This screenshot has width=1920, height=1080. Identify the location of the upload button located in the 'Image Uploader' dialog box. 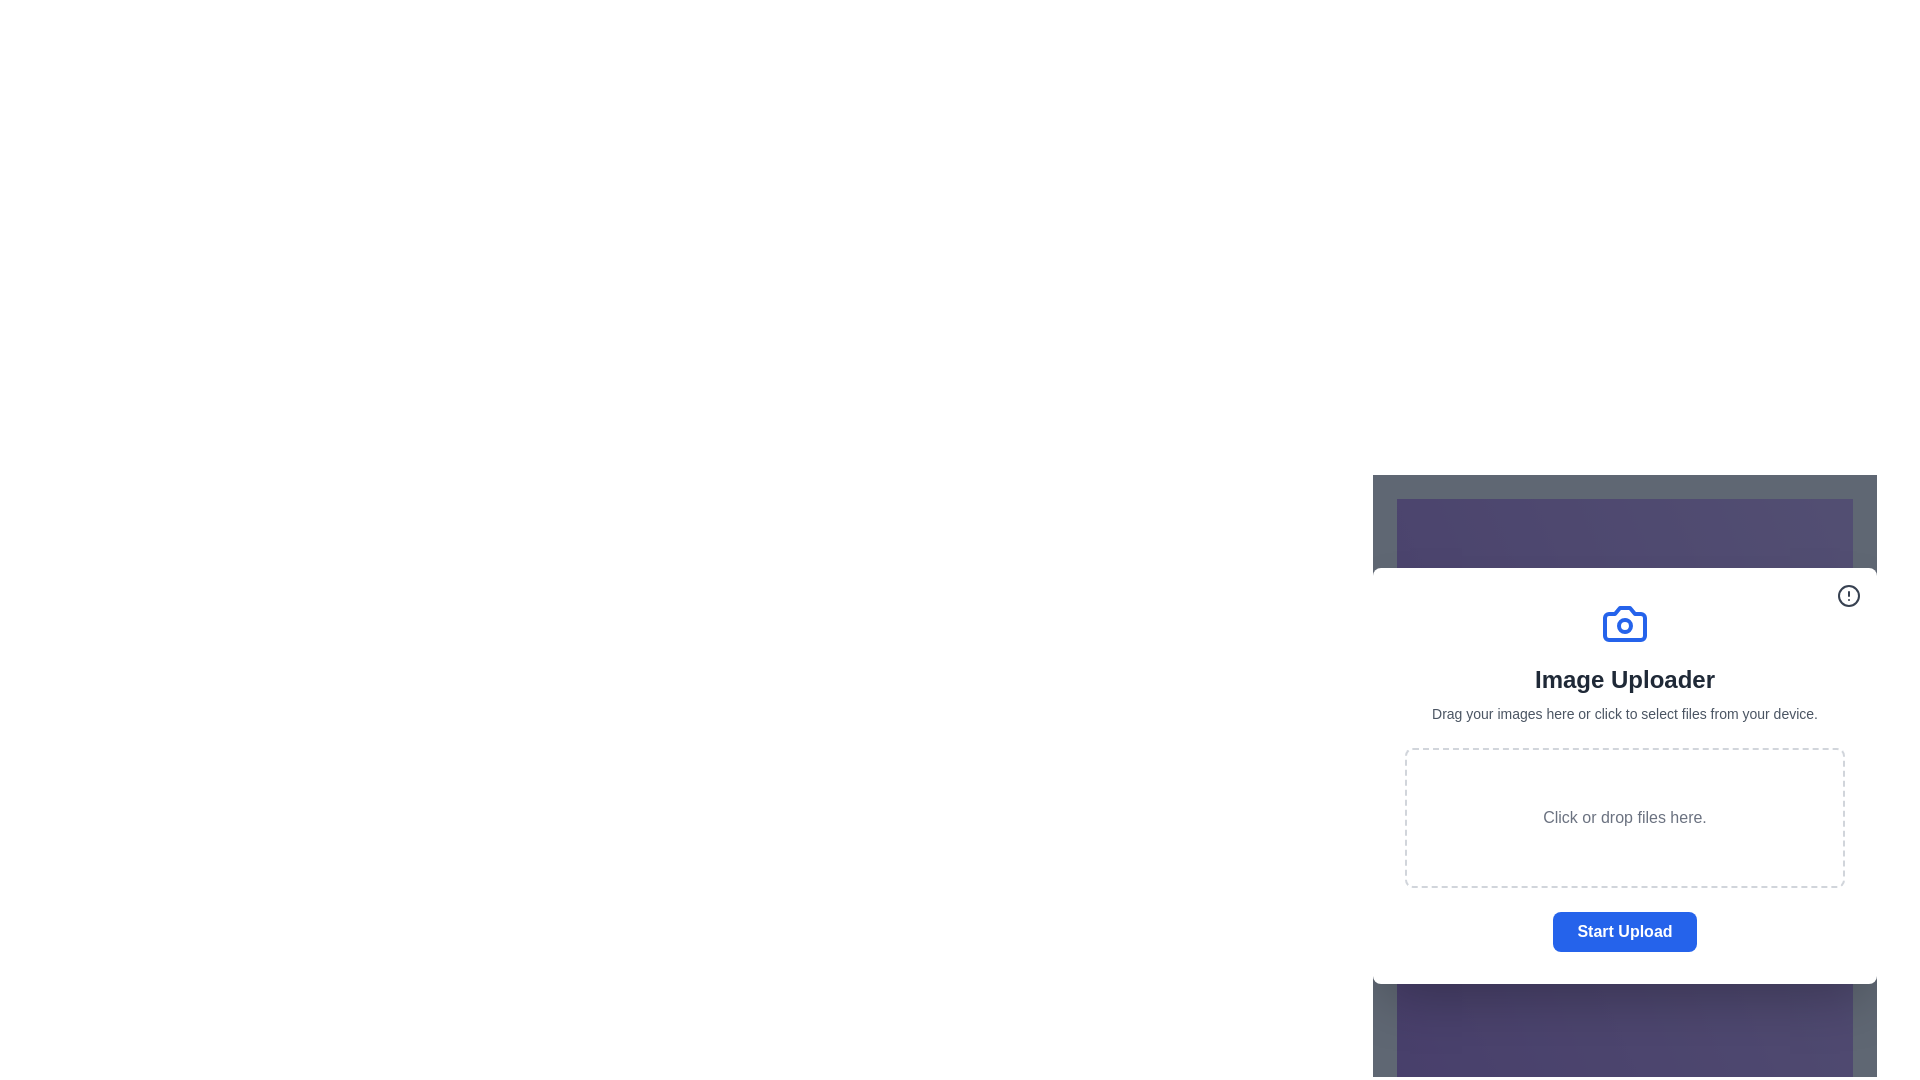
(1625, 932).